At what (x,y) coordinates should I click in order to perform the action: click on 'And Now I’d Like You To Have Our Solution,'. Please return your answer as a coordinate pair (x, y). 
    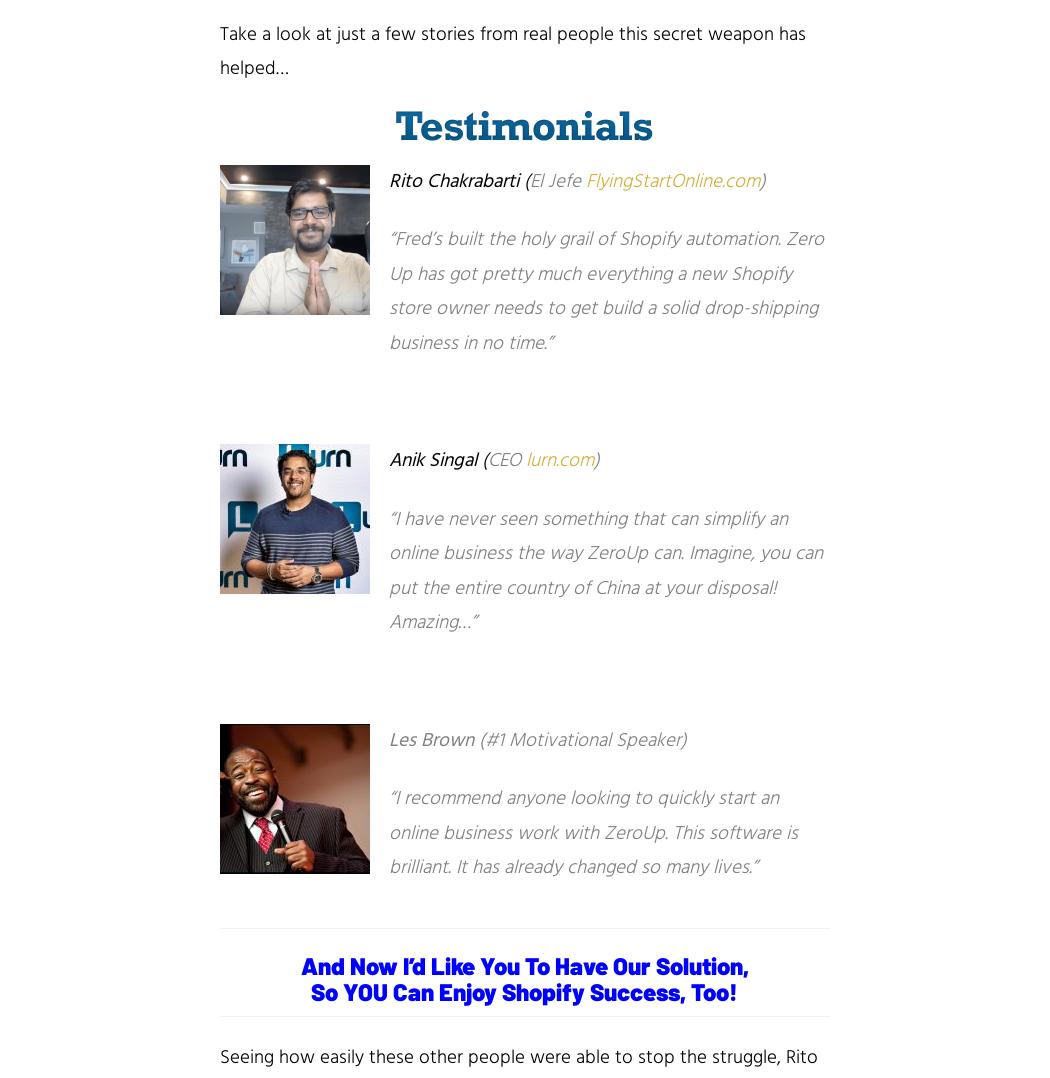
    Looking at the image, I should click on (522, 964).